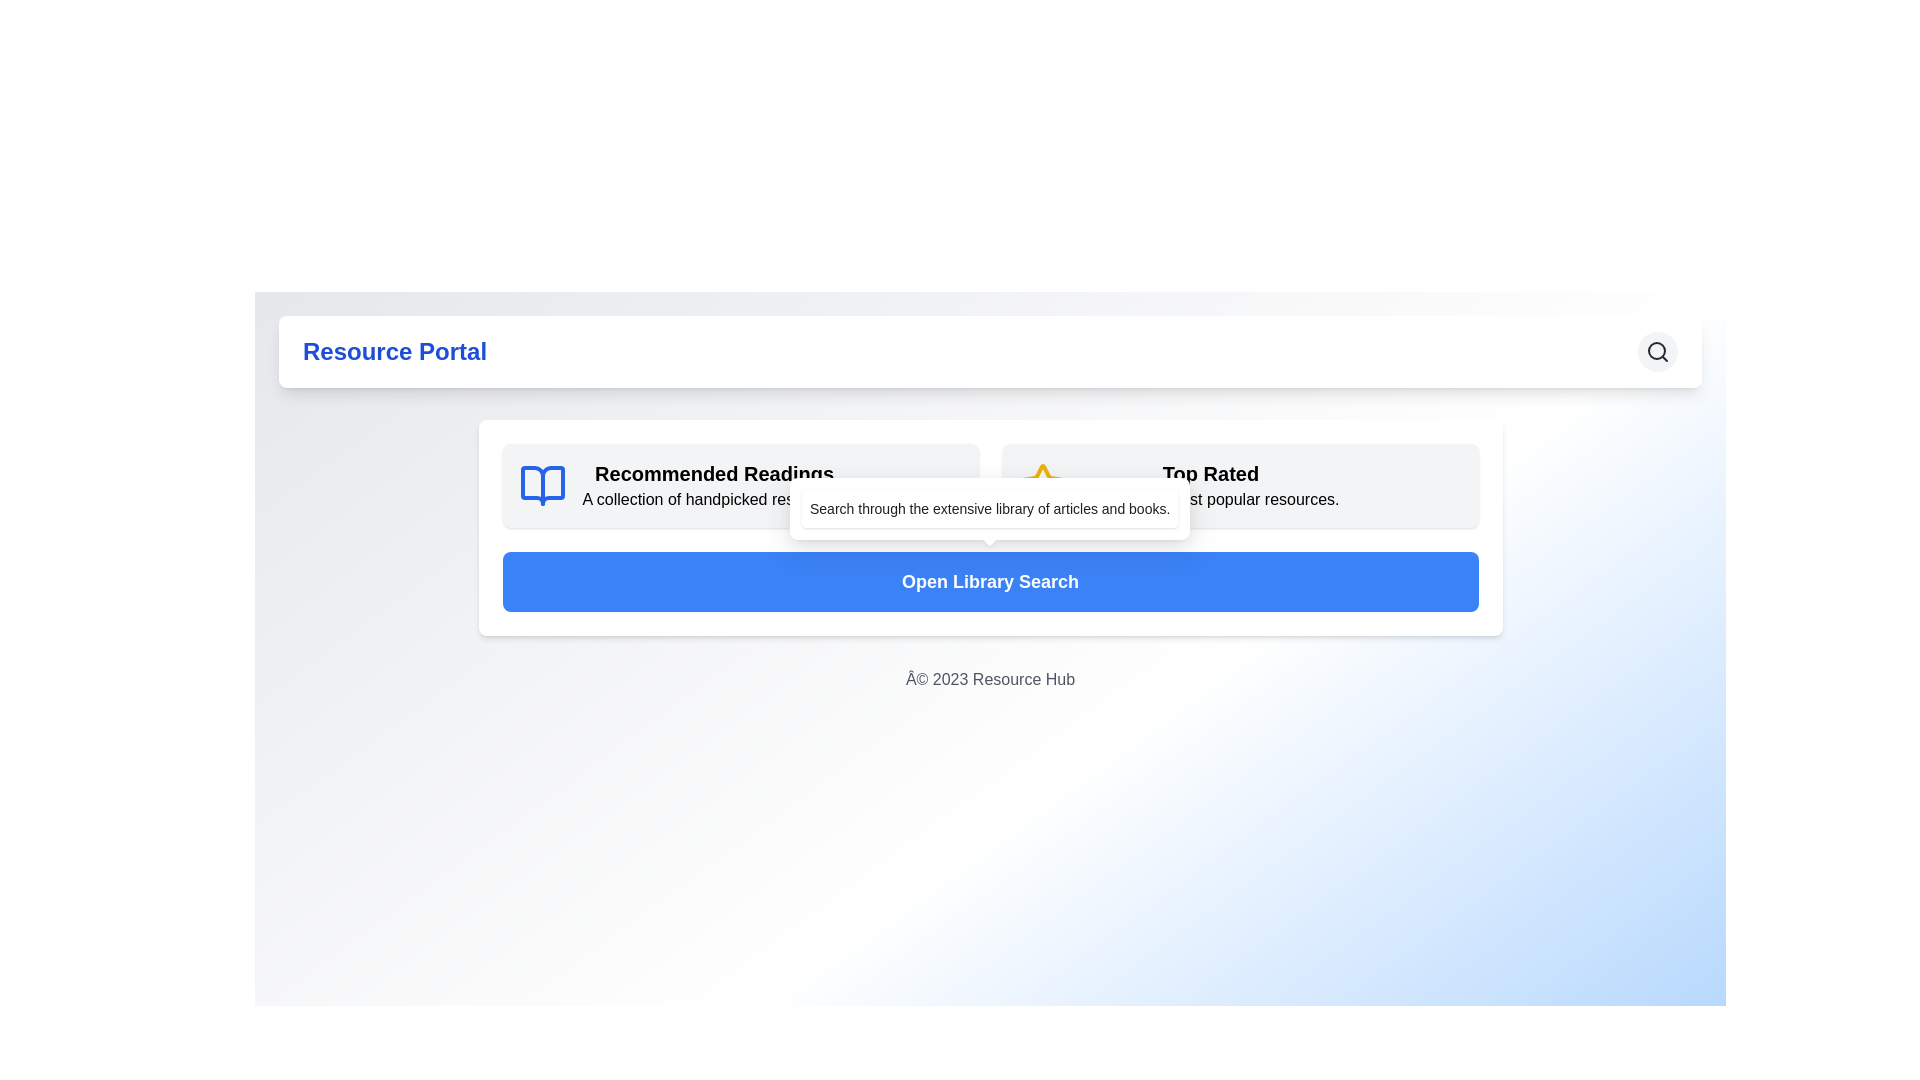  I want to click on the informational card located in the second column of a two-column grid layout, which highlights top-rated resources, so click(1239, 486).